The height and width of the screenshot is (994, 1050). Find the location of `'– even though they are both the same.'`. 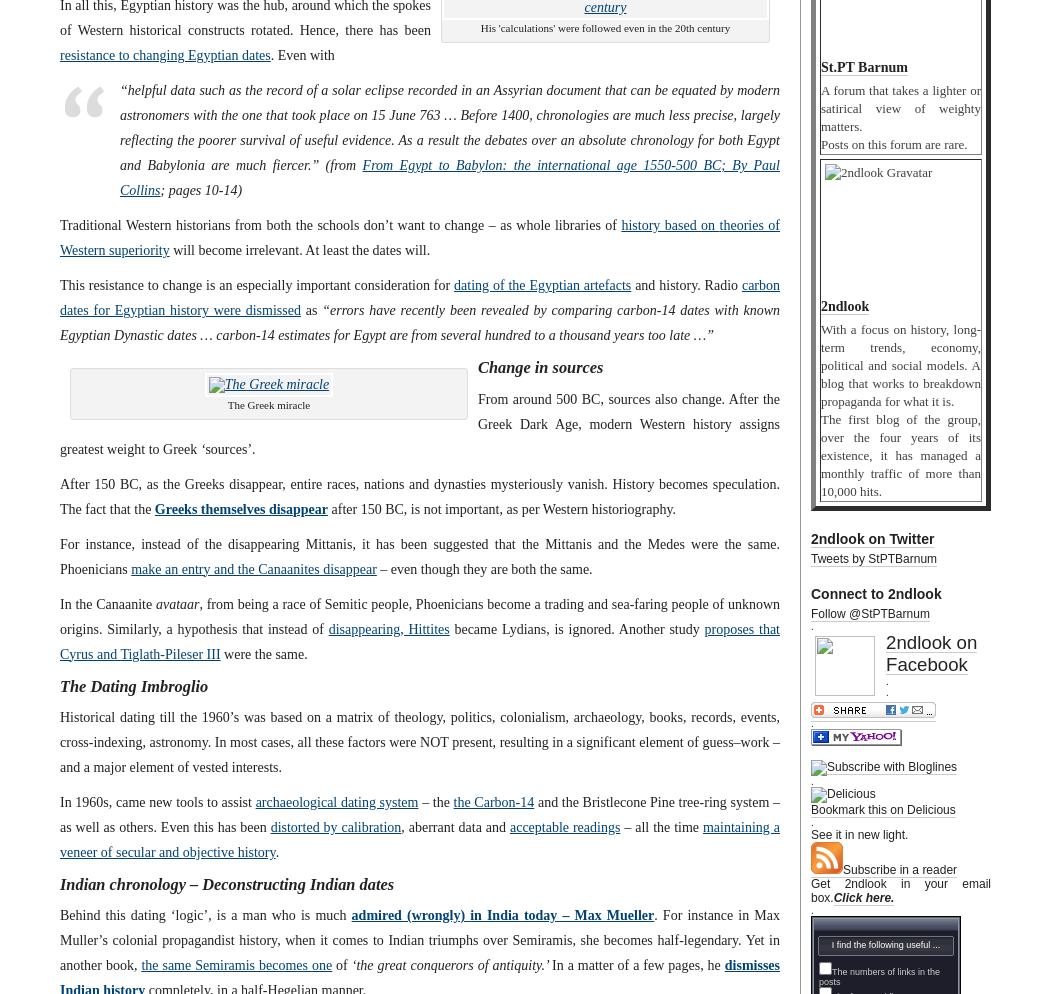

'– even though they are both the same.' is located at coordinates (484, 568).